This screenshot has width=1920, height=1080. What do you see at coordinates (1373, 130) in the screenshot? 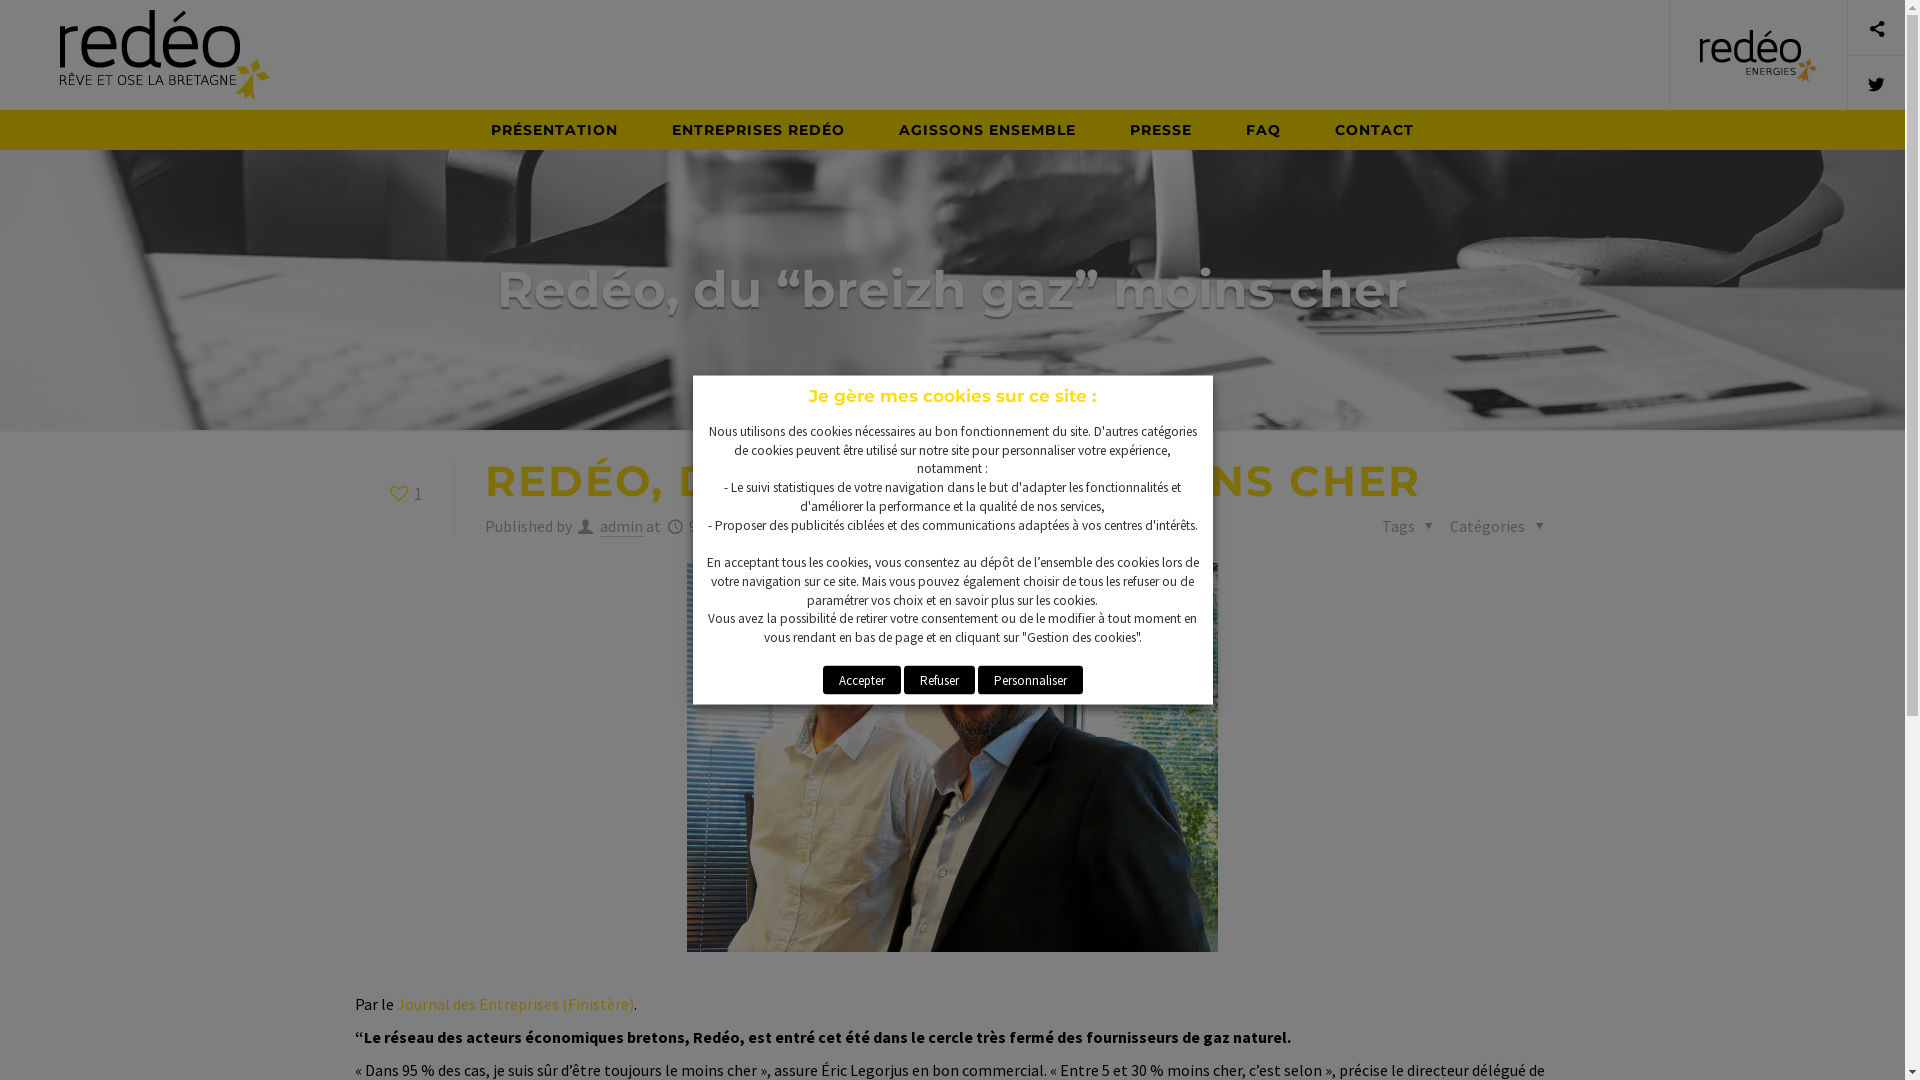
I see `'CONTACT'` at bounding box center [1373, 130].